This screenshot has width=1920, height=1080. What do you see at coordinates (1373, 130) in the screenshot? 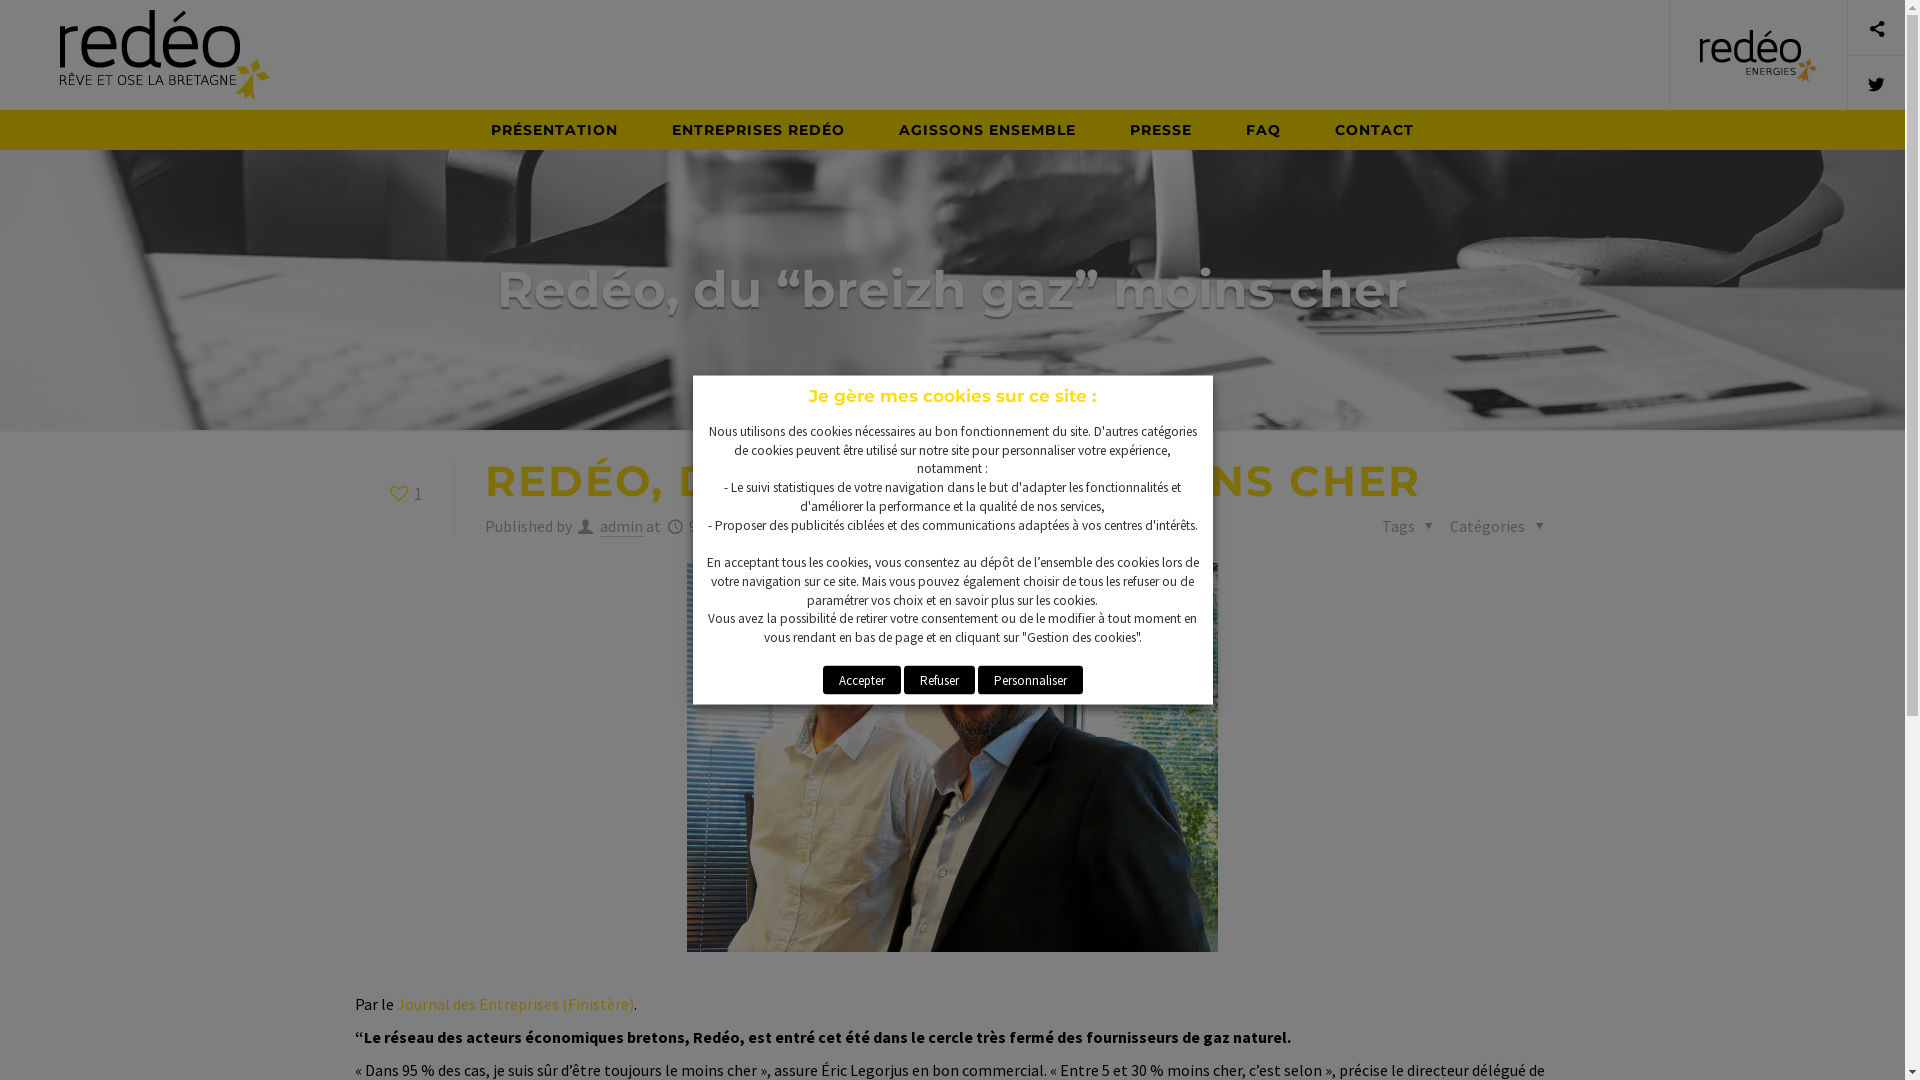
I see `'CONTACT'` at bounding box center [1373, 130].